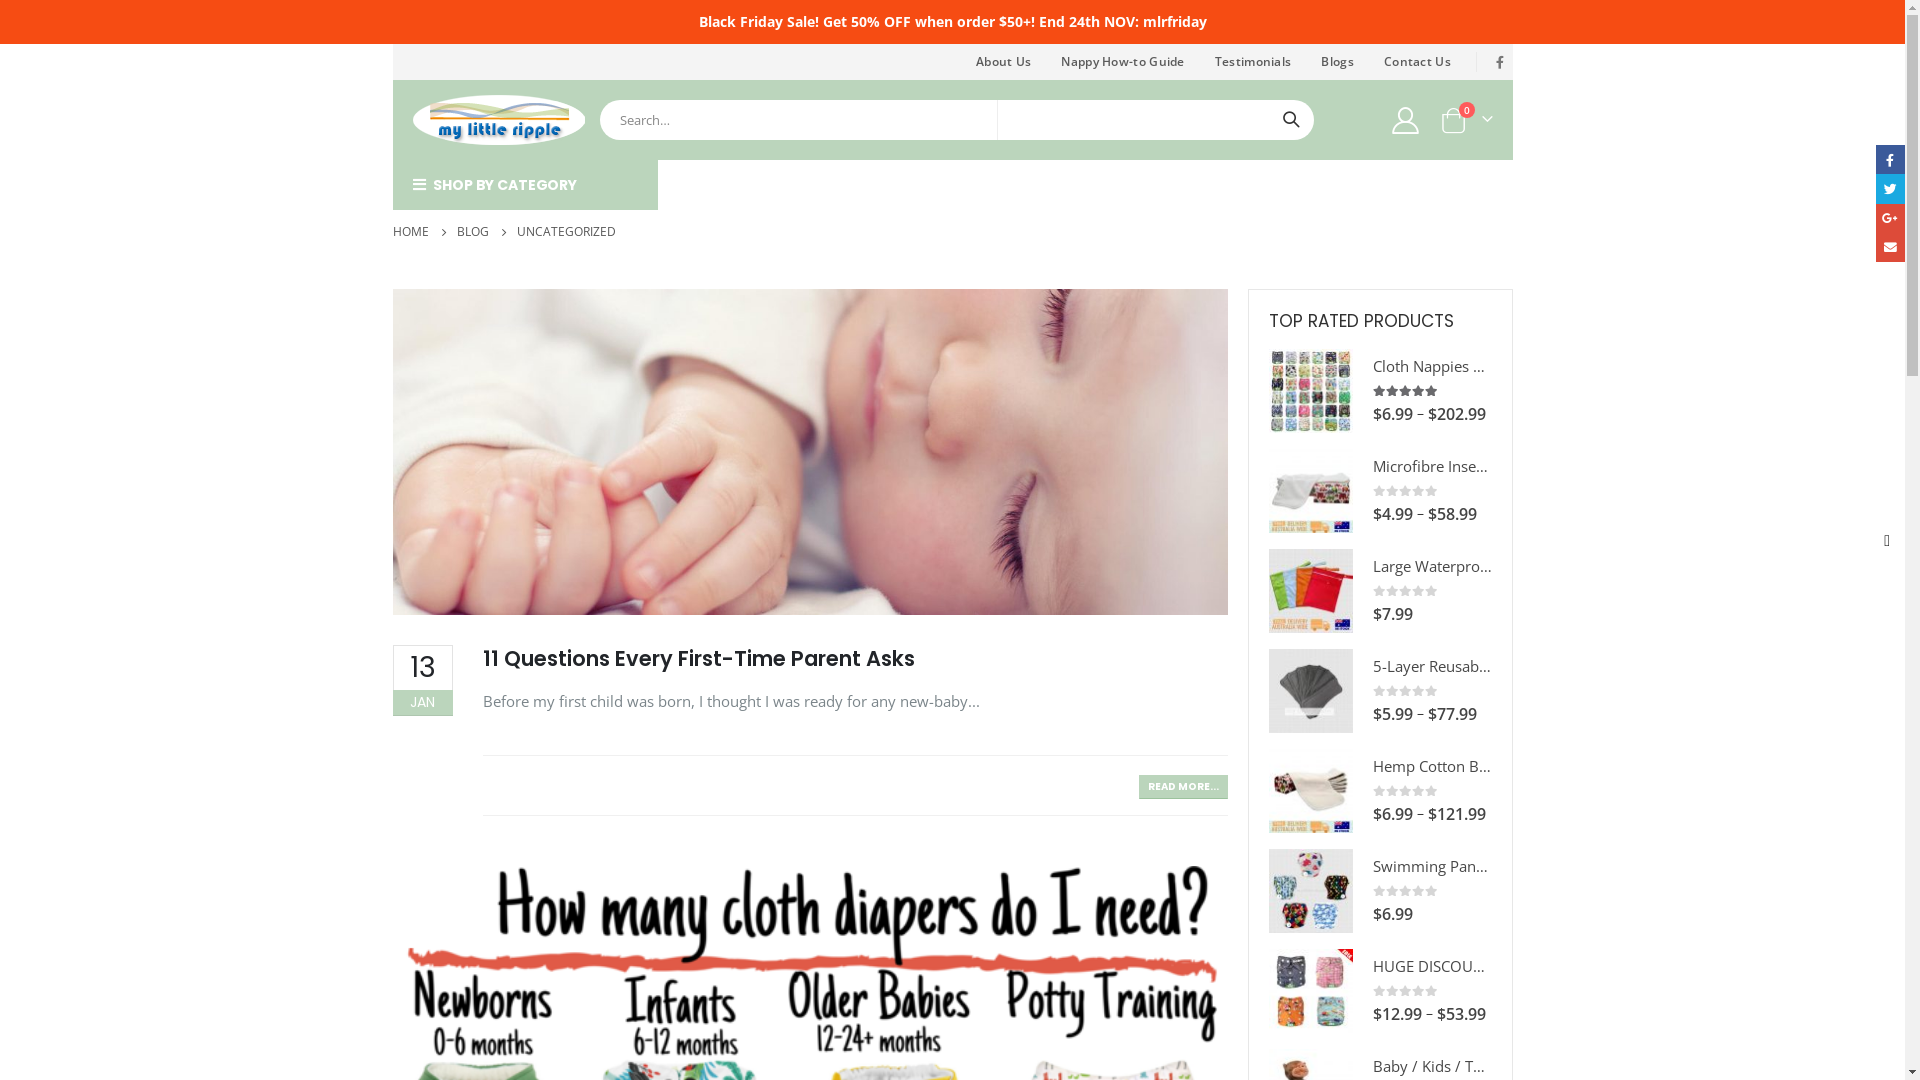  I want to click on 'Facebook', so click(1889, 158).